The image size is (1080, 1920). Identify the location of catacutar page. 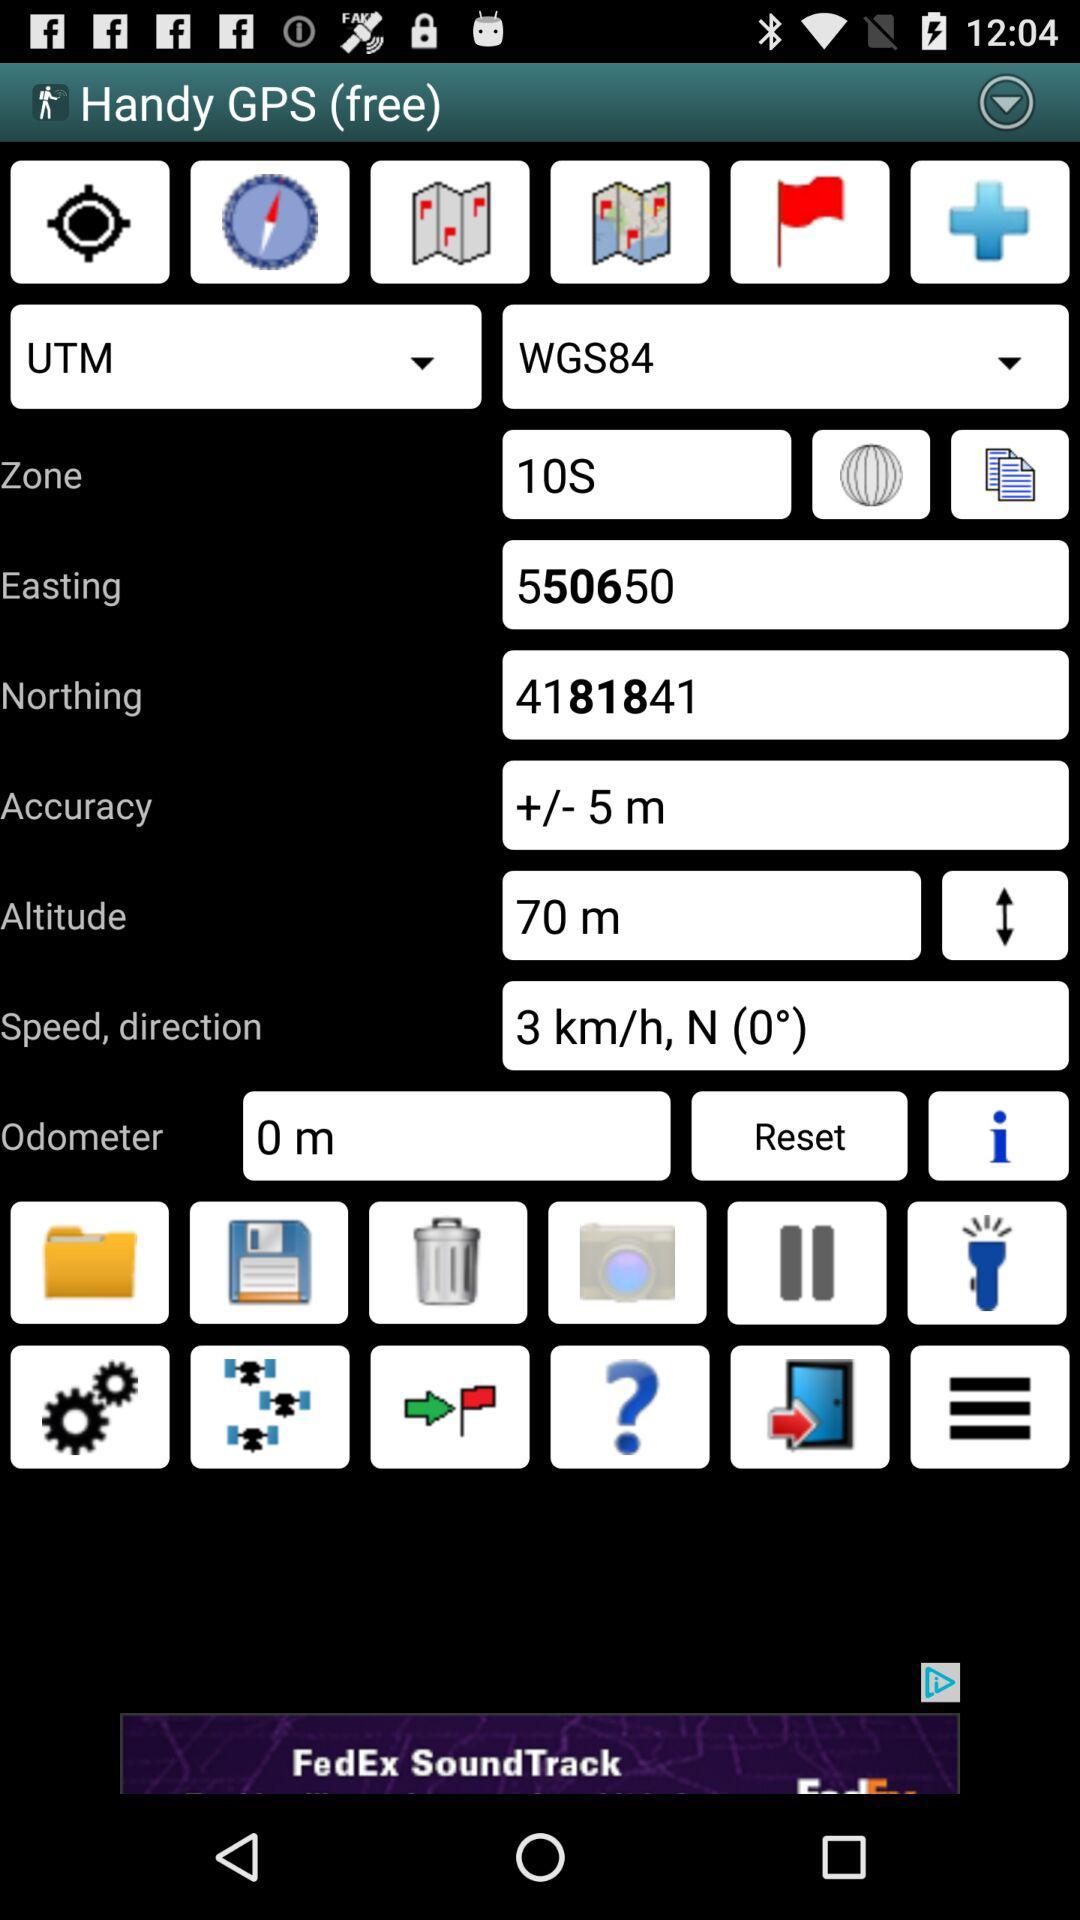
(990, 1405).